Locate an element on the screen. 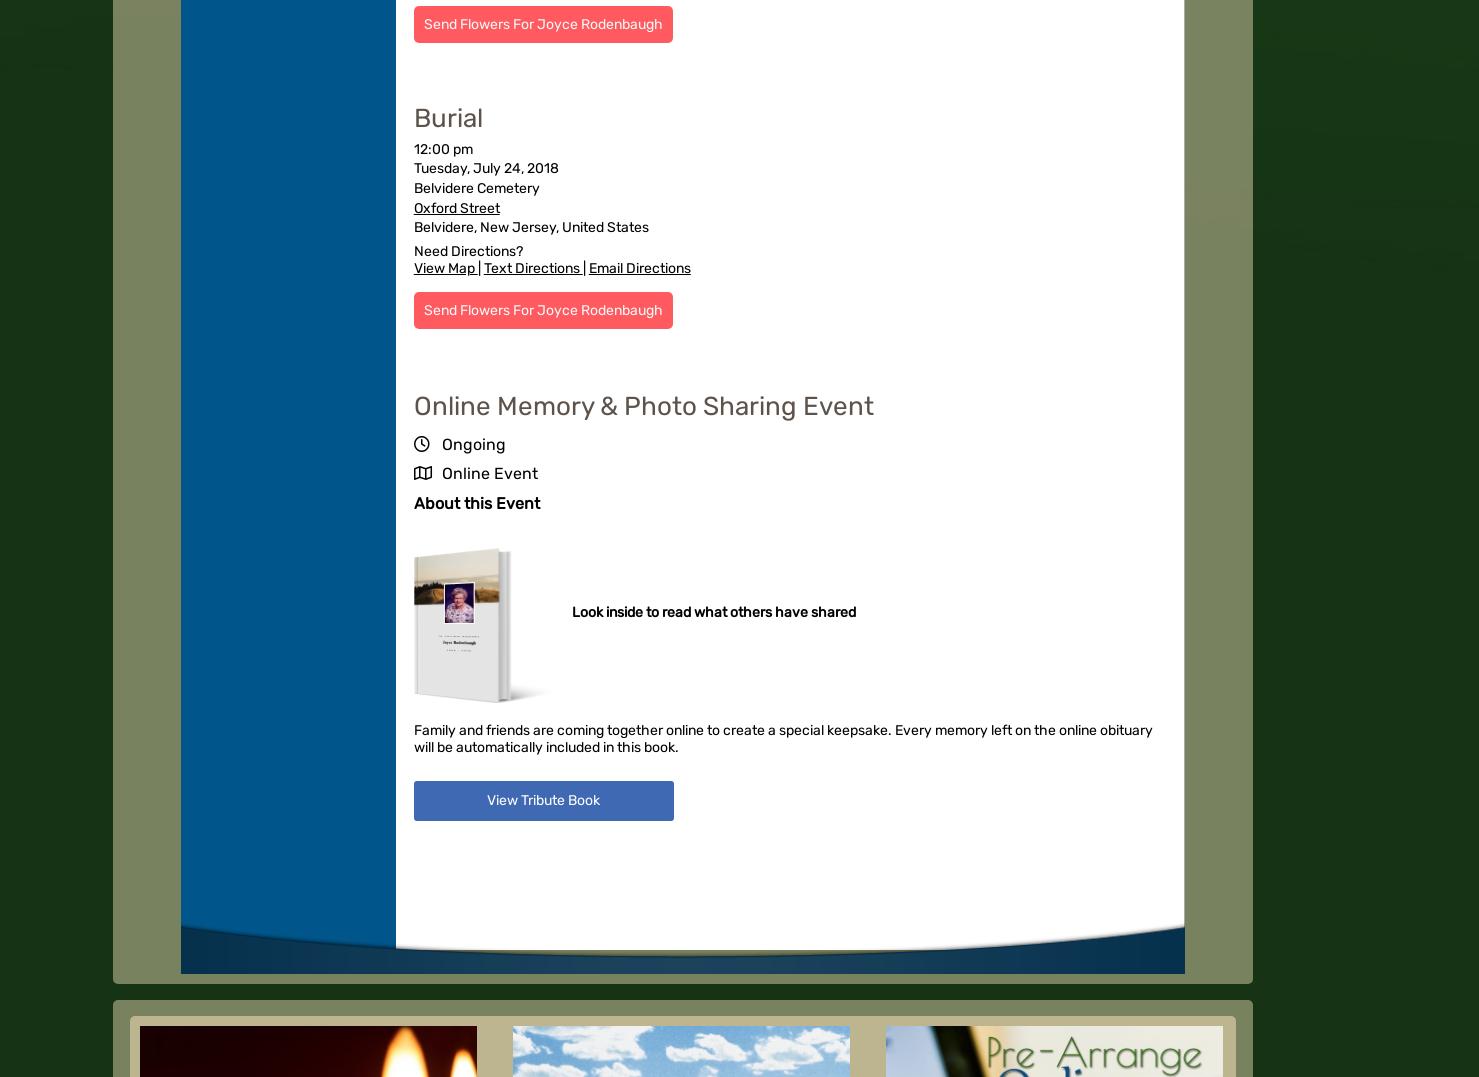 The image size is (1479, 1077). 'Family and friends are coming together online to create a special keepsake. Every memory left on the online obituary will be automatically included in this book.' is located at coordinates (783, 737).